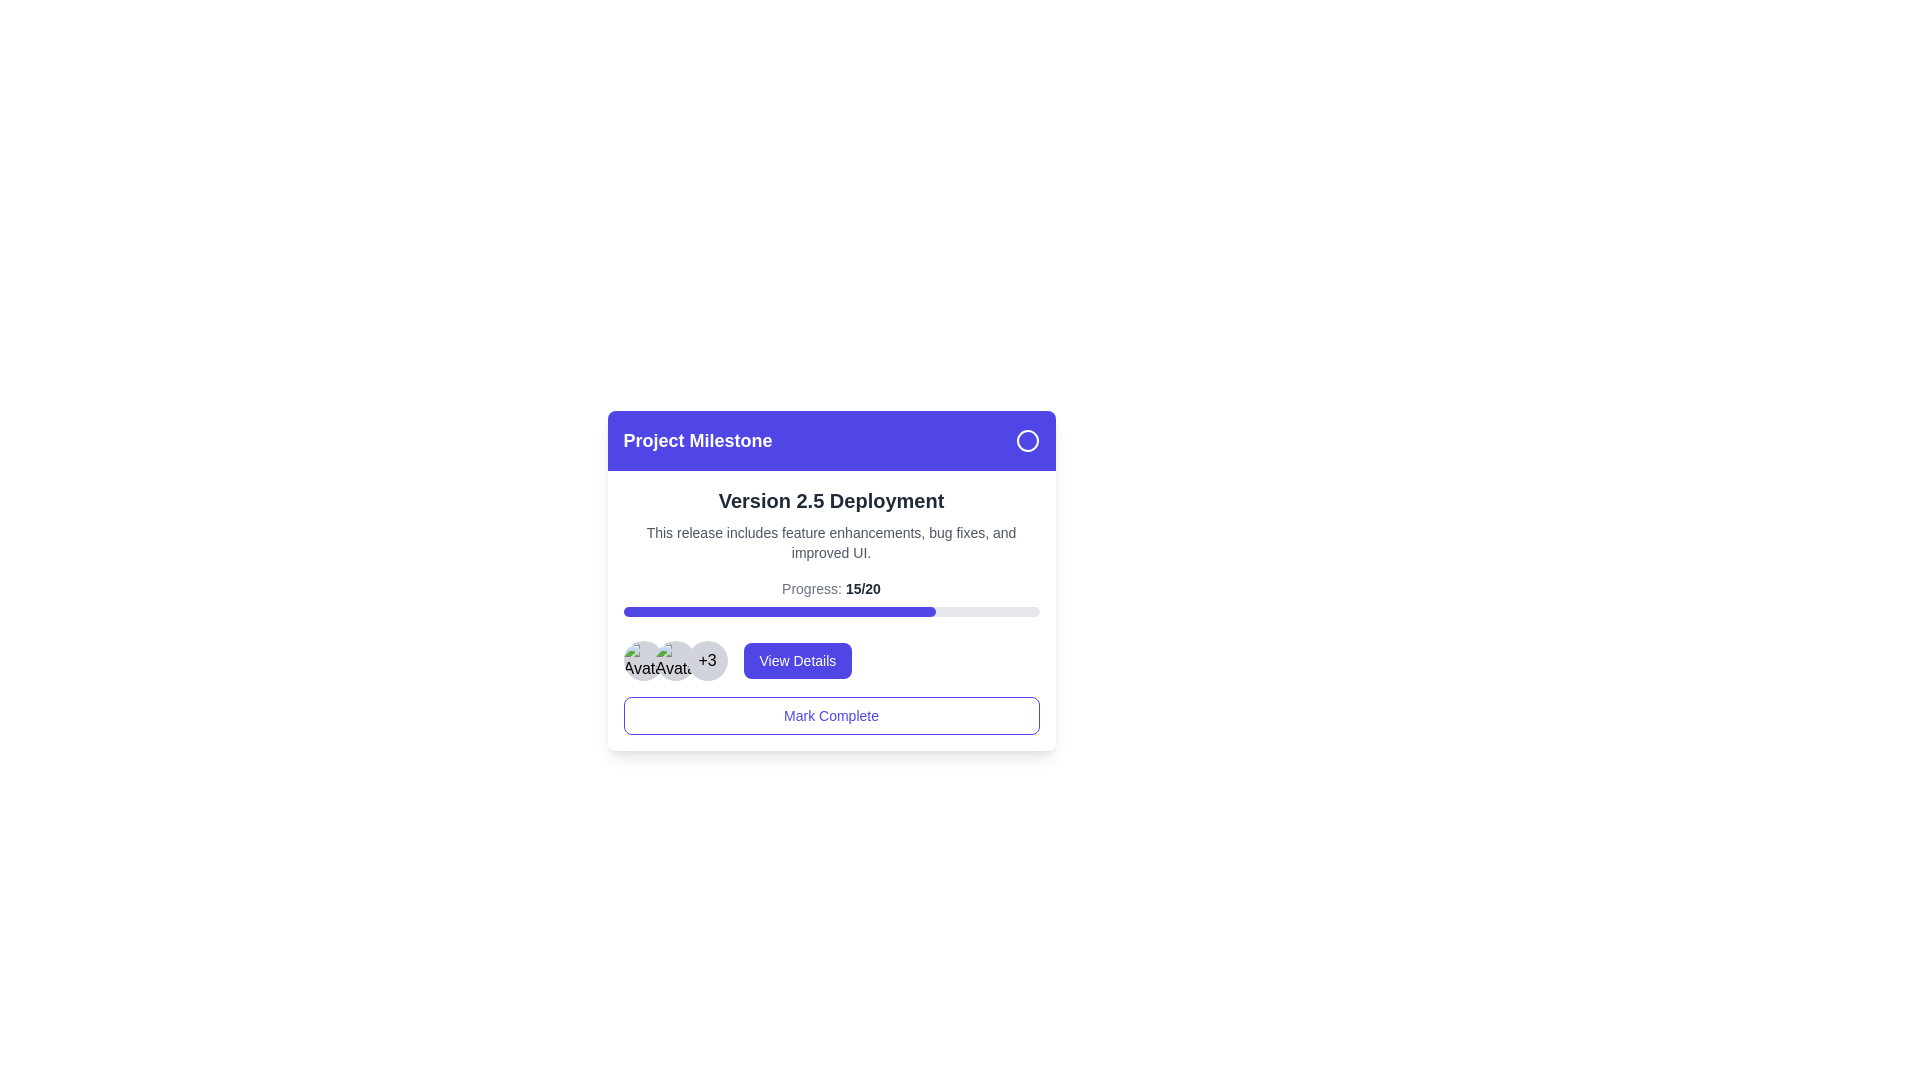 The width and height of the screenshot is (1920, 1080). I want to click on the first circular avatar placeholder with a light gray background located in a row of overlapping avatars, so click(643, 660).